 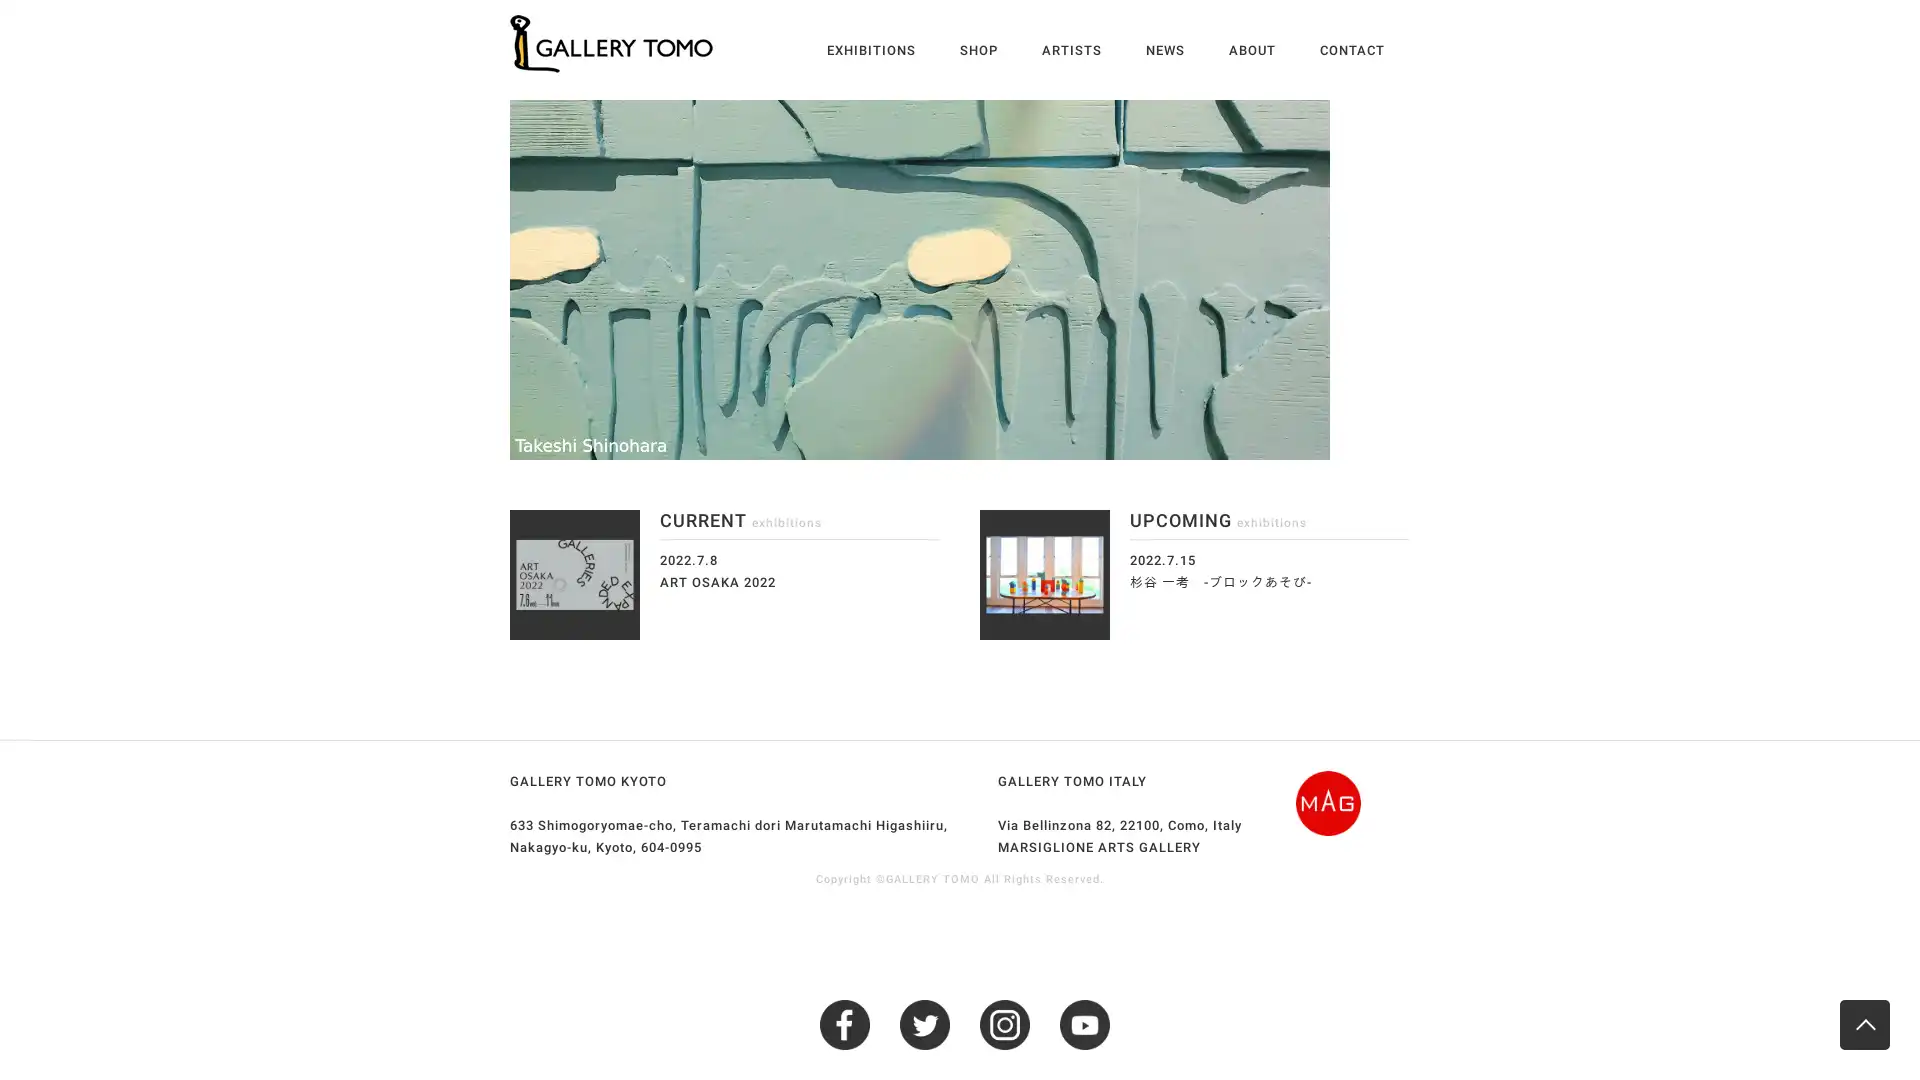 I want to click on Previous, so click(x=494, y=280).